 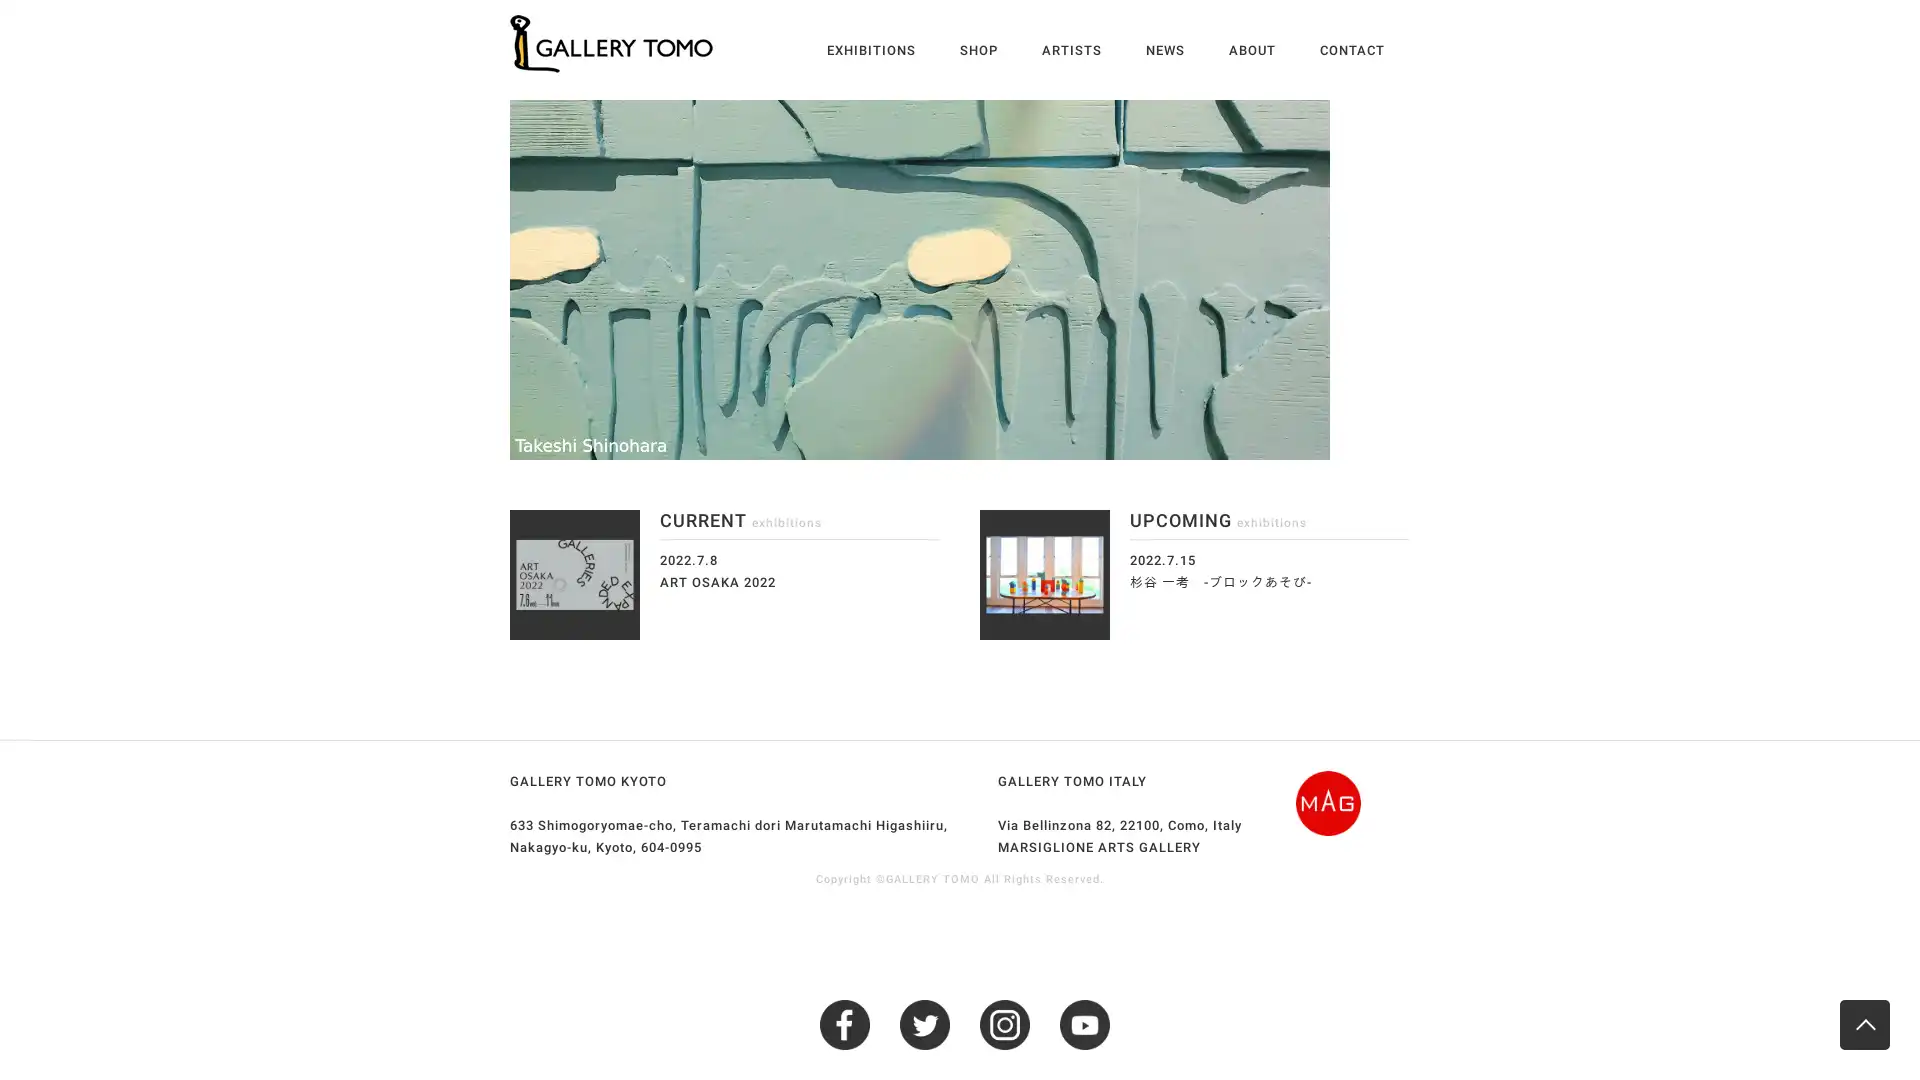 I want to click on Previous, so click(x=494, y=280).